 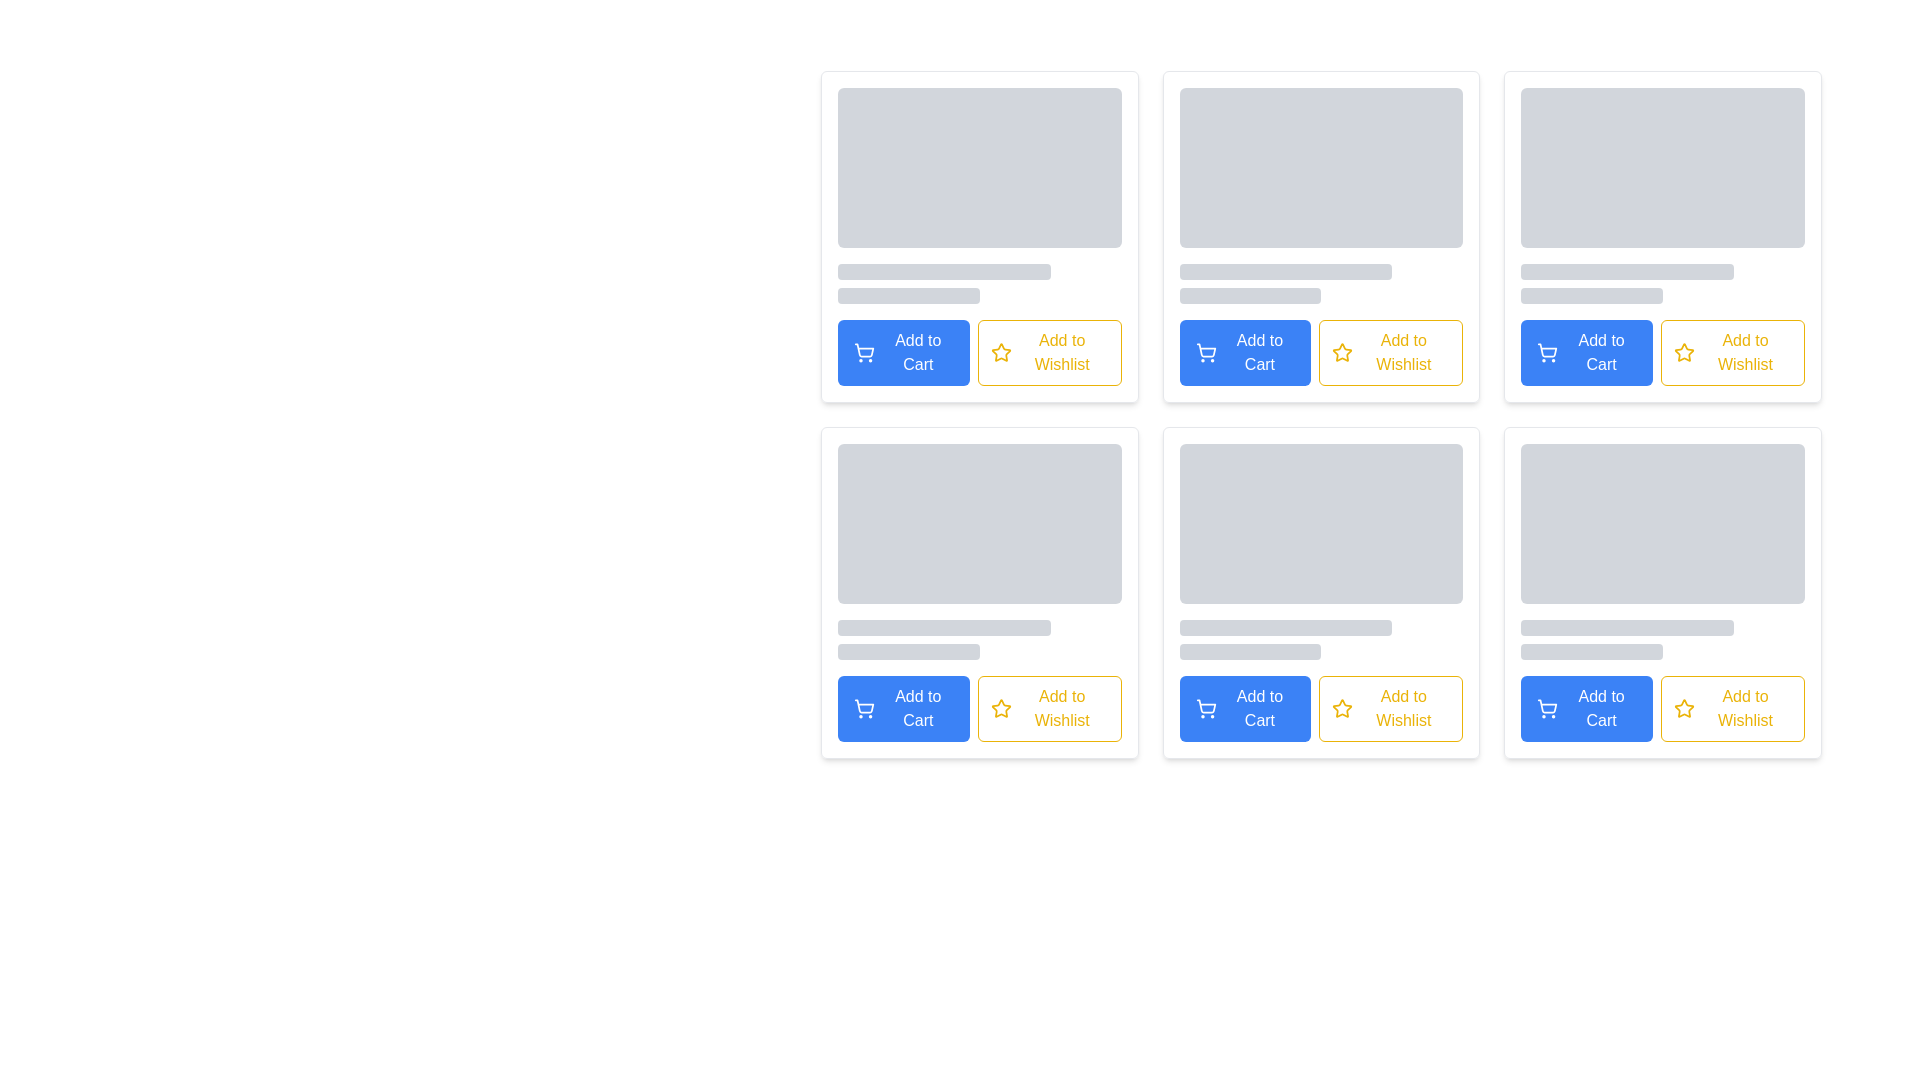 What do you see at coordinates (1001, 351) in the screenshot?
I see `the yellow star icon with a hollow center, part of the 'Add to Wishlist' button, located at the bottom right of the product card to possibly display a tooltip` at bounding box center [1001, 351].